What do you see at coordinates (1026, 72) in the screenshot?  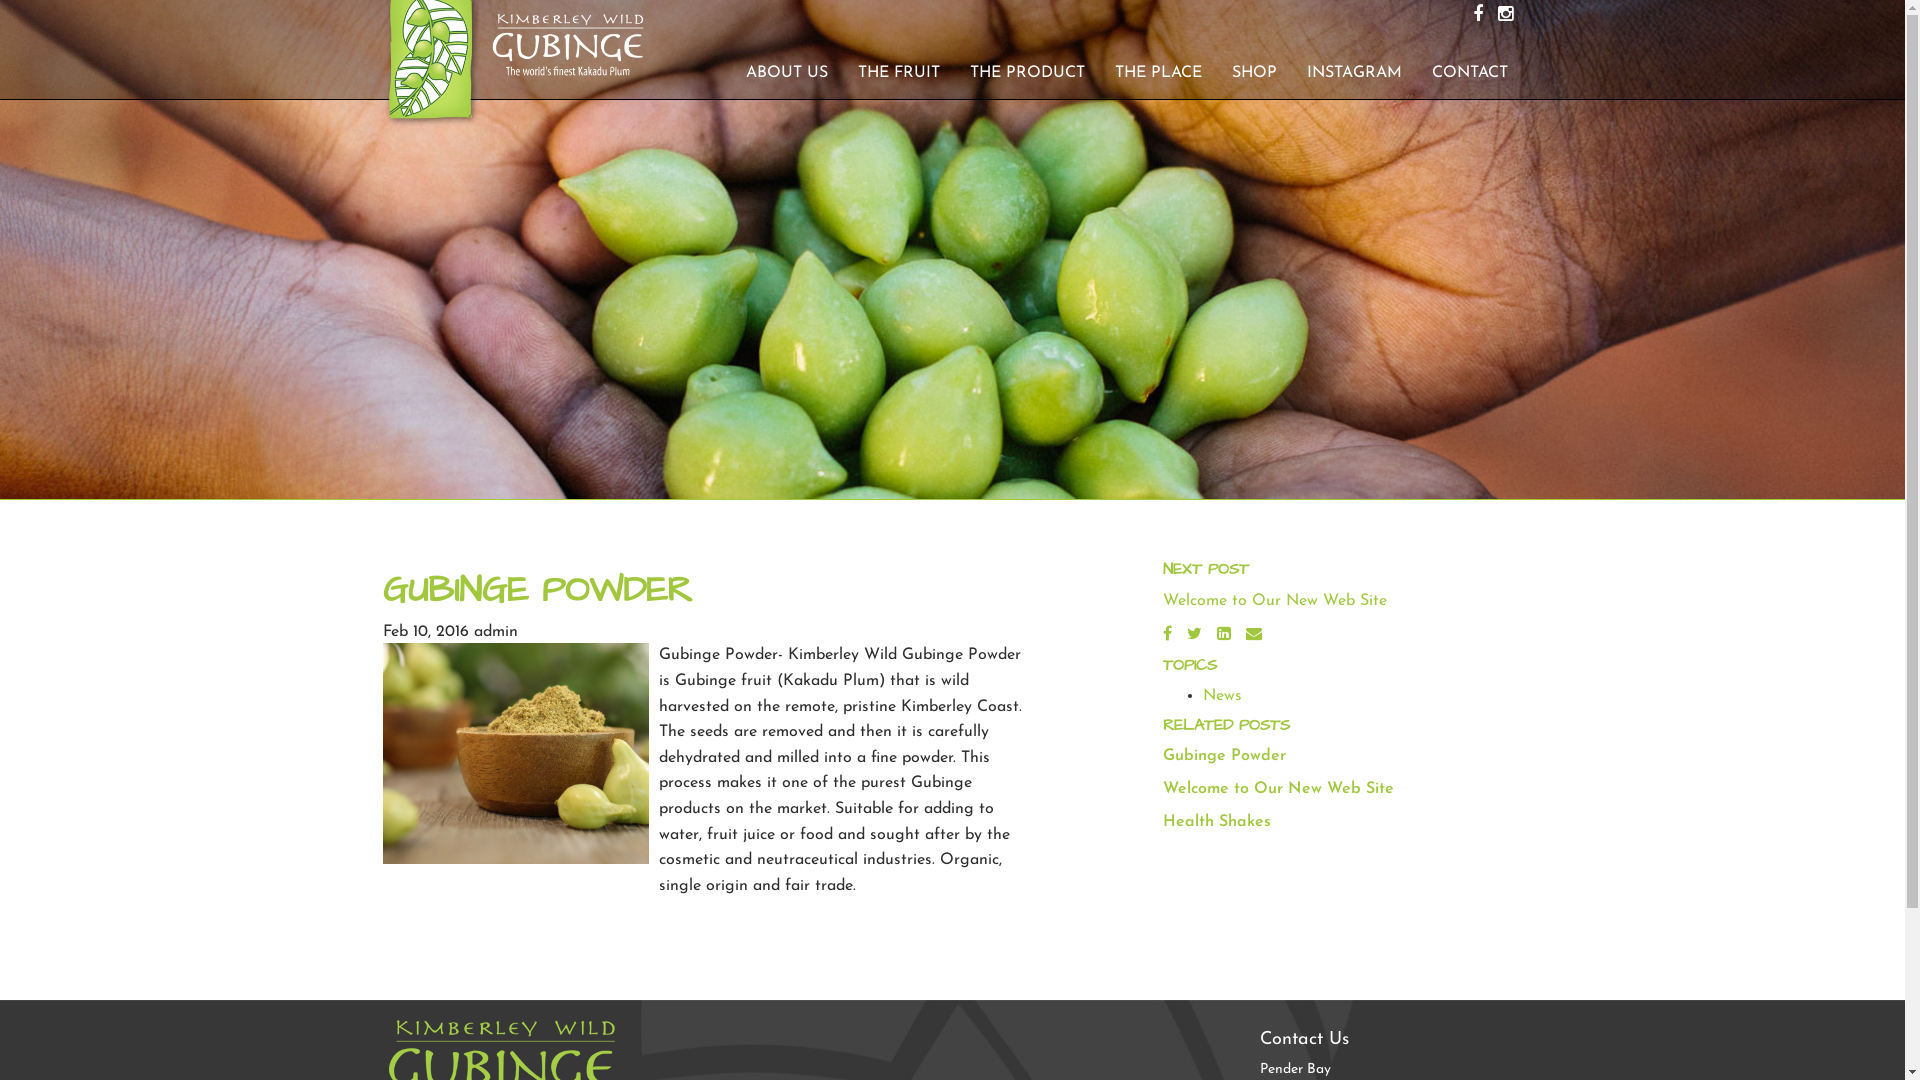 I see `'THE PRODUCT'` at bounding box center [1026, 72].